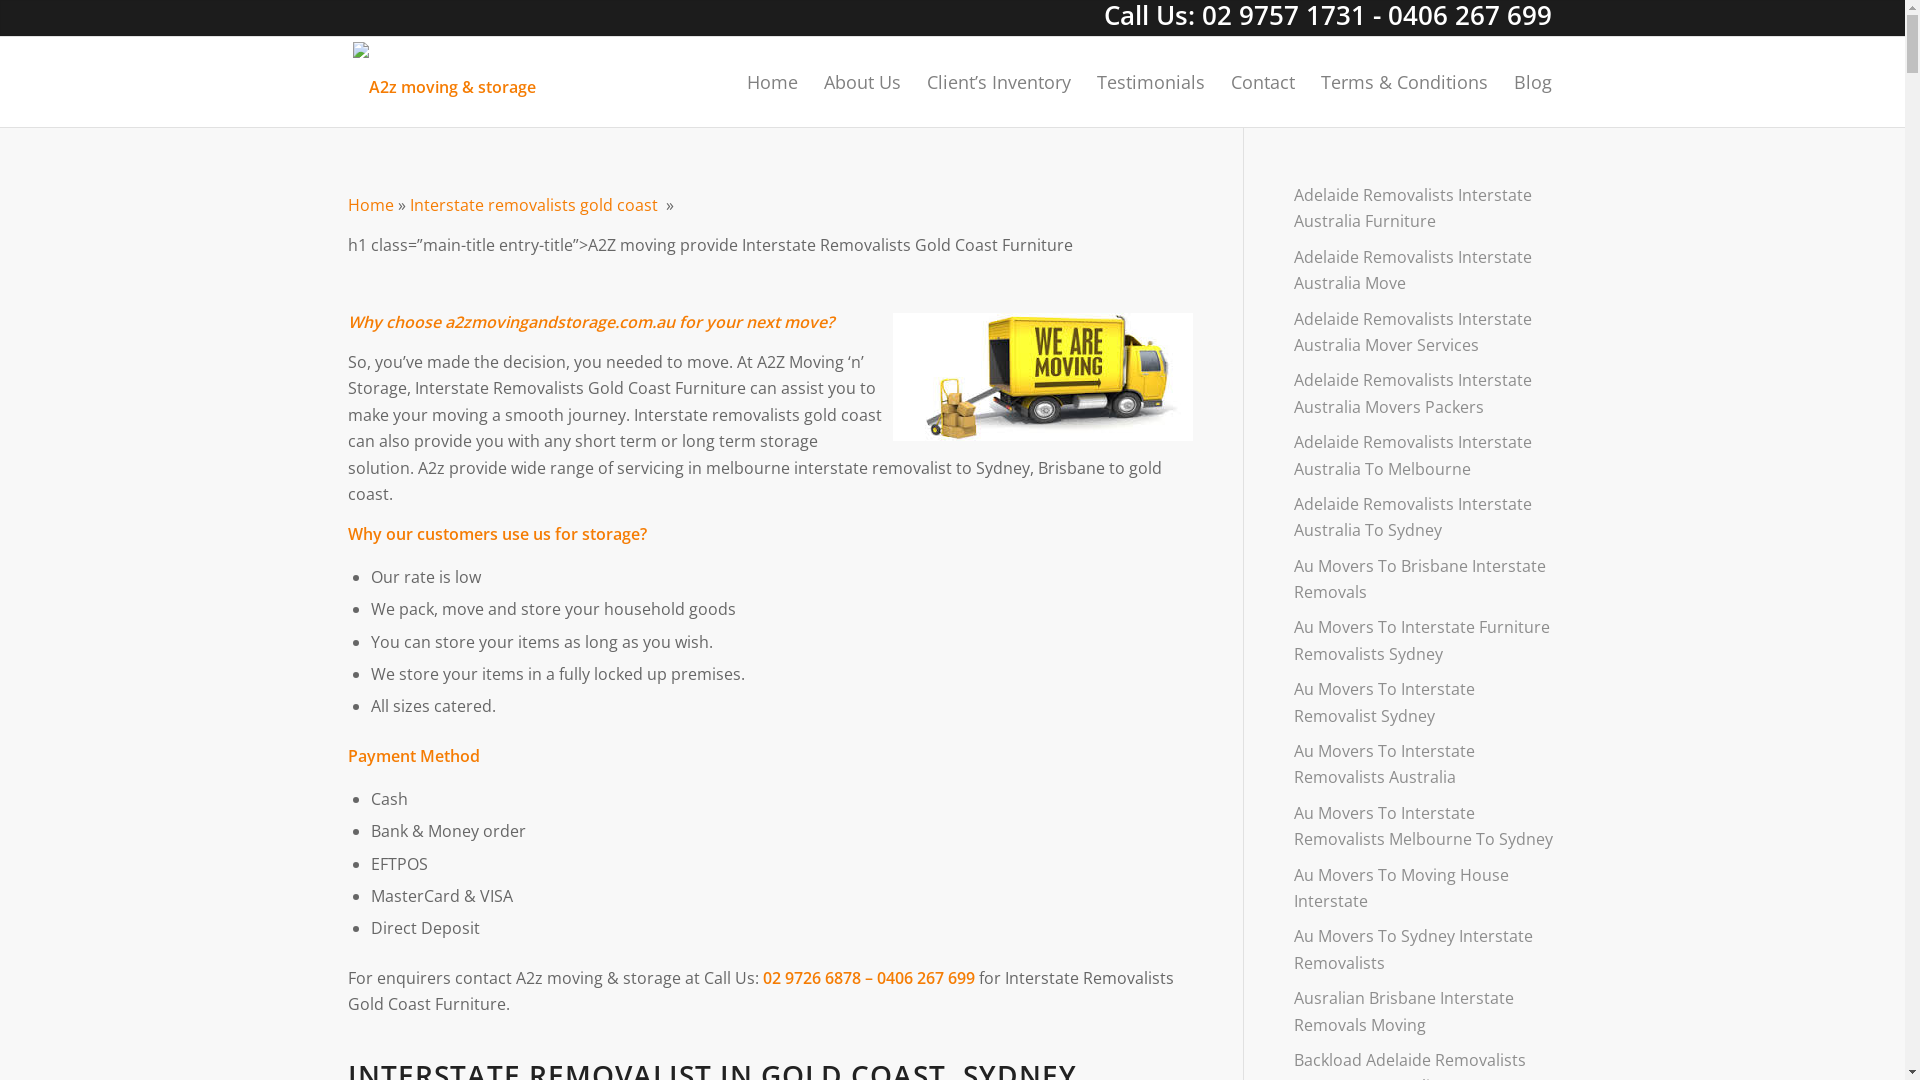  What do you see at coordinates (1217, 80) in the screenshot?
I see `'Contact'` at bounding box center [1217, 80].